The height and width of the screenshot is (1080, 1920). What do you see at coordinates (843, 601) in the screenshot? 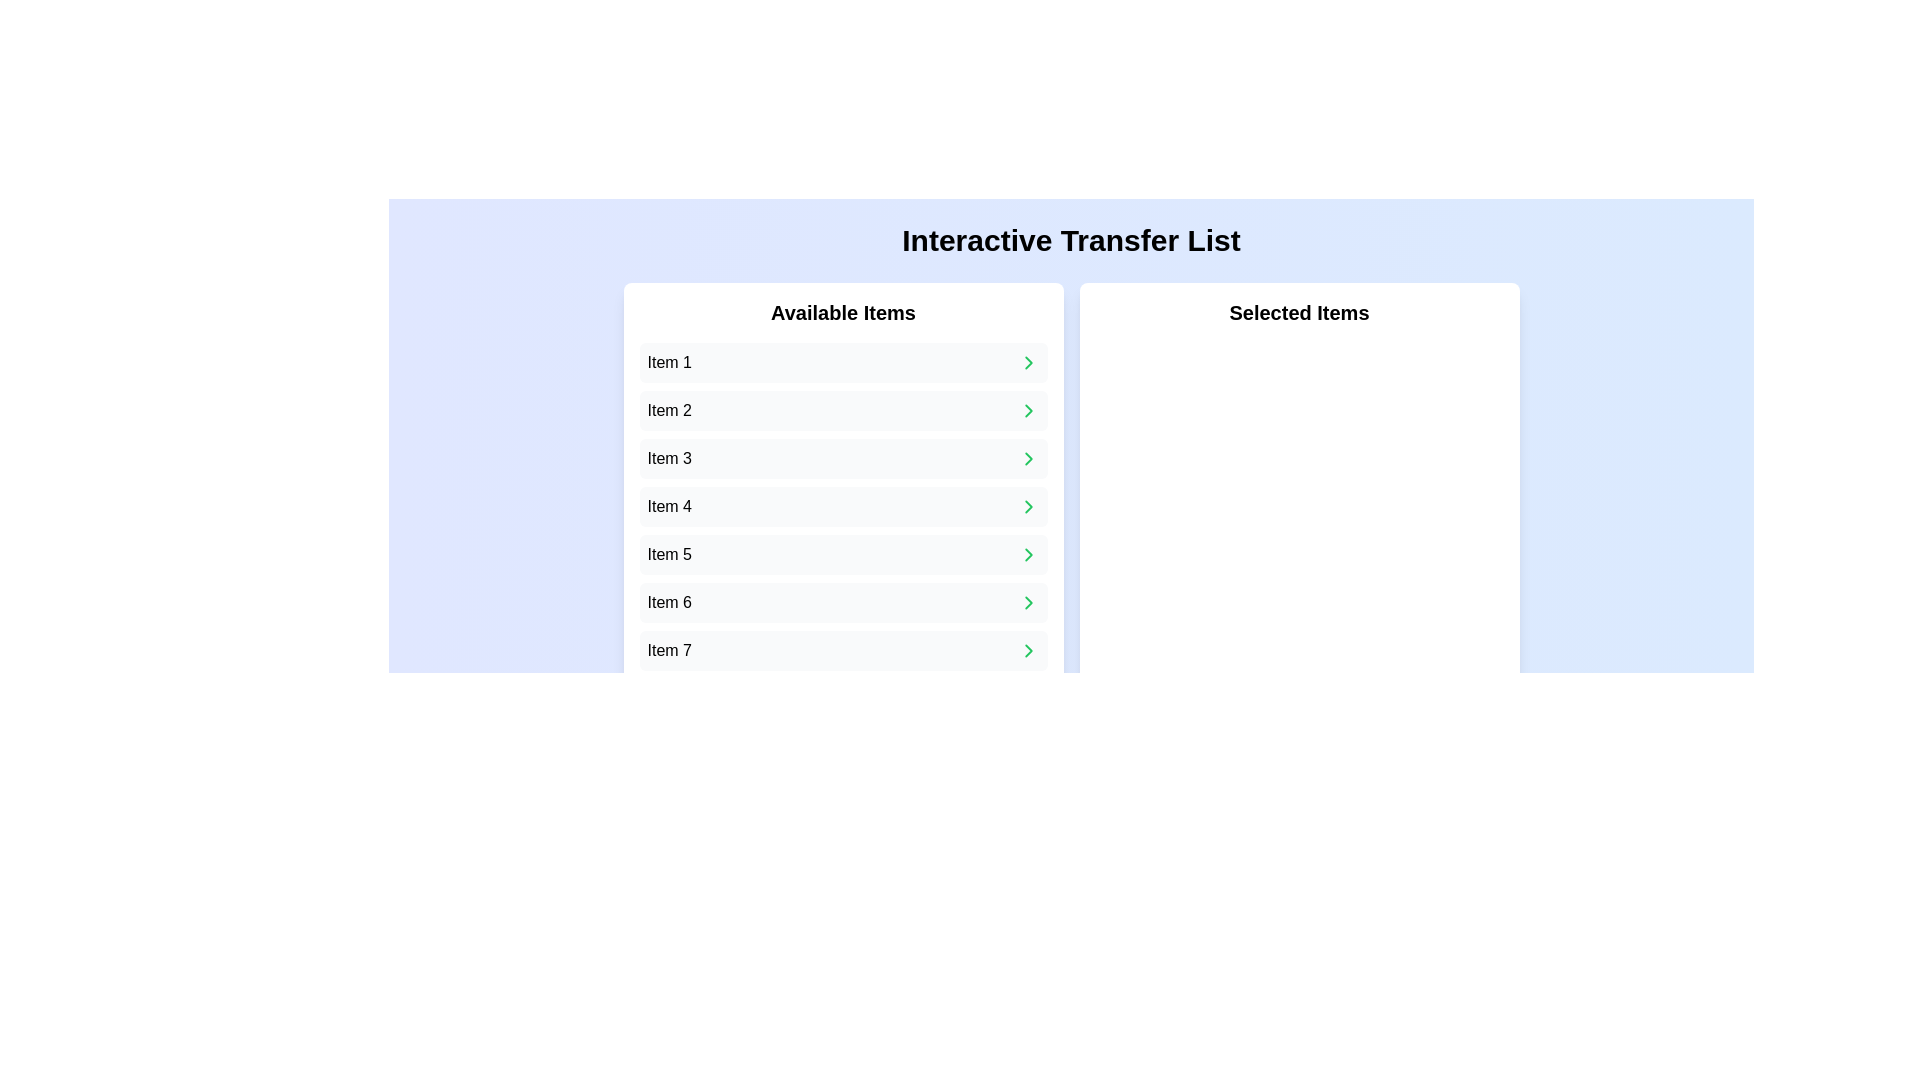
I see `'Item 6' from the 'Available Items' list` at bounding box center [843, 601].